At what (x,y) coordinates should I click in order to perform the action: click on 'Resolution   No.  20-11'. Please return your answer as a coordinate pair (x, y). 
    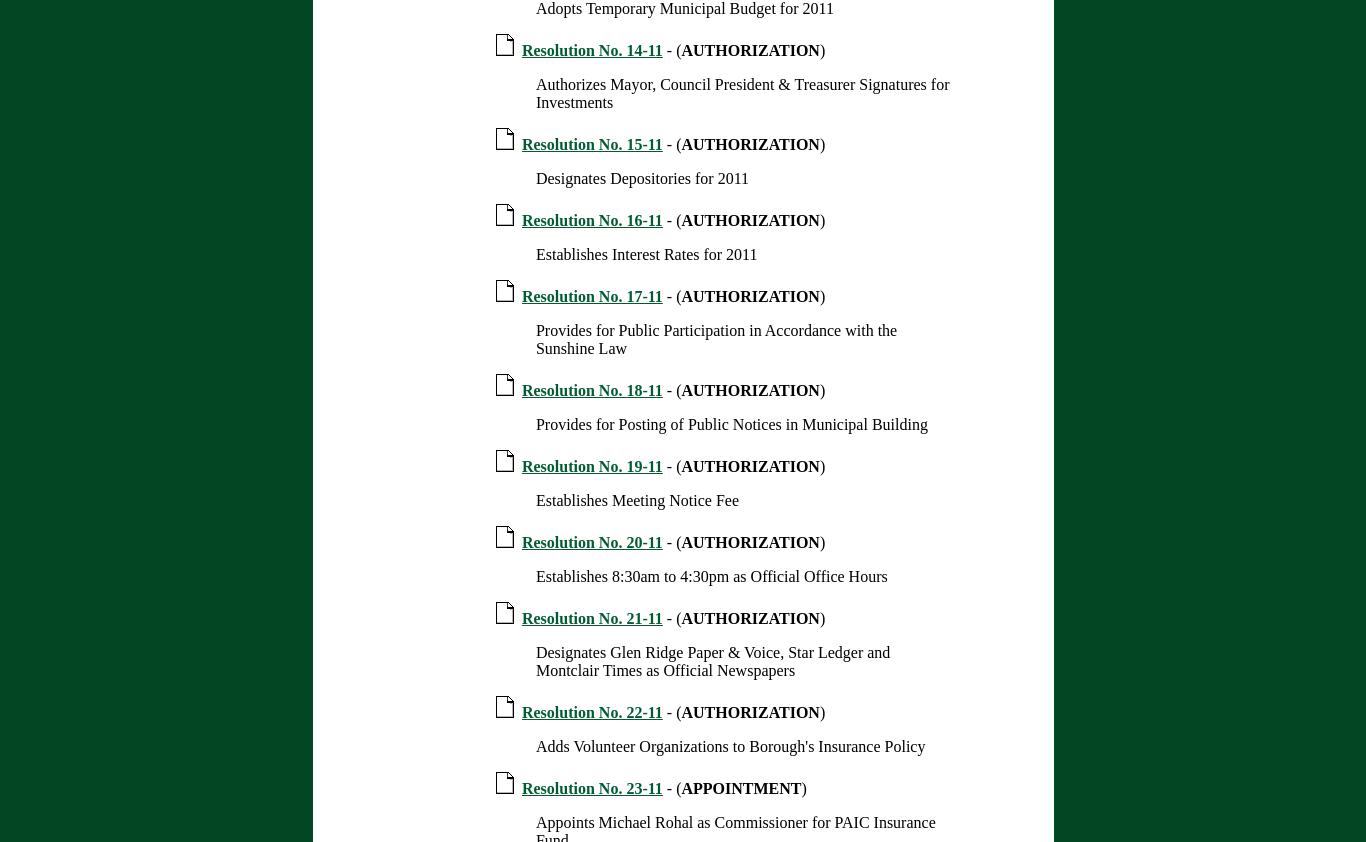
    Looking at the image, I should click on (590, 541).